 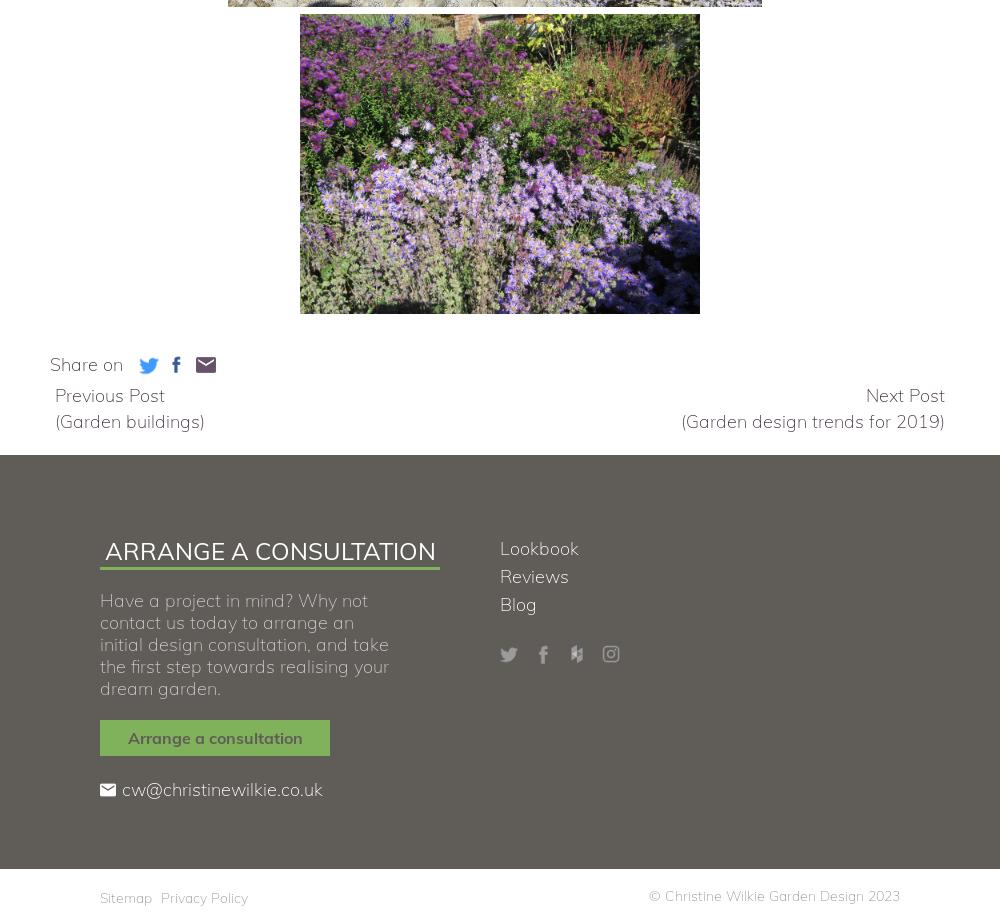 I want to click on 'Privacy Policy', so click(x=203, y=896).